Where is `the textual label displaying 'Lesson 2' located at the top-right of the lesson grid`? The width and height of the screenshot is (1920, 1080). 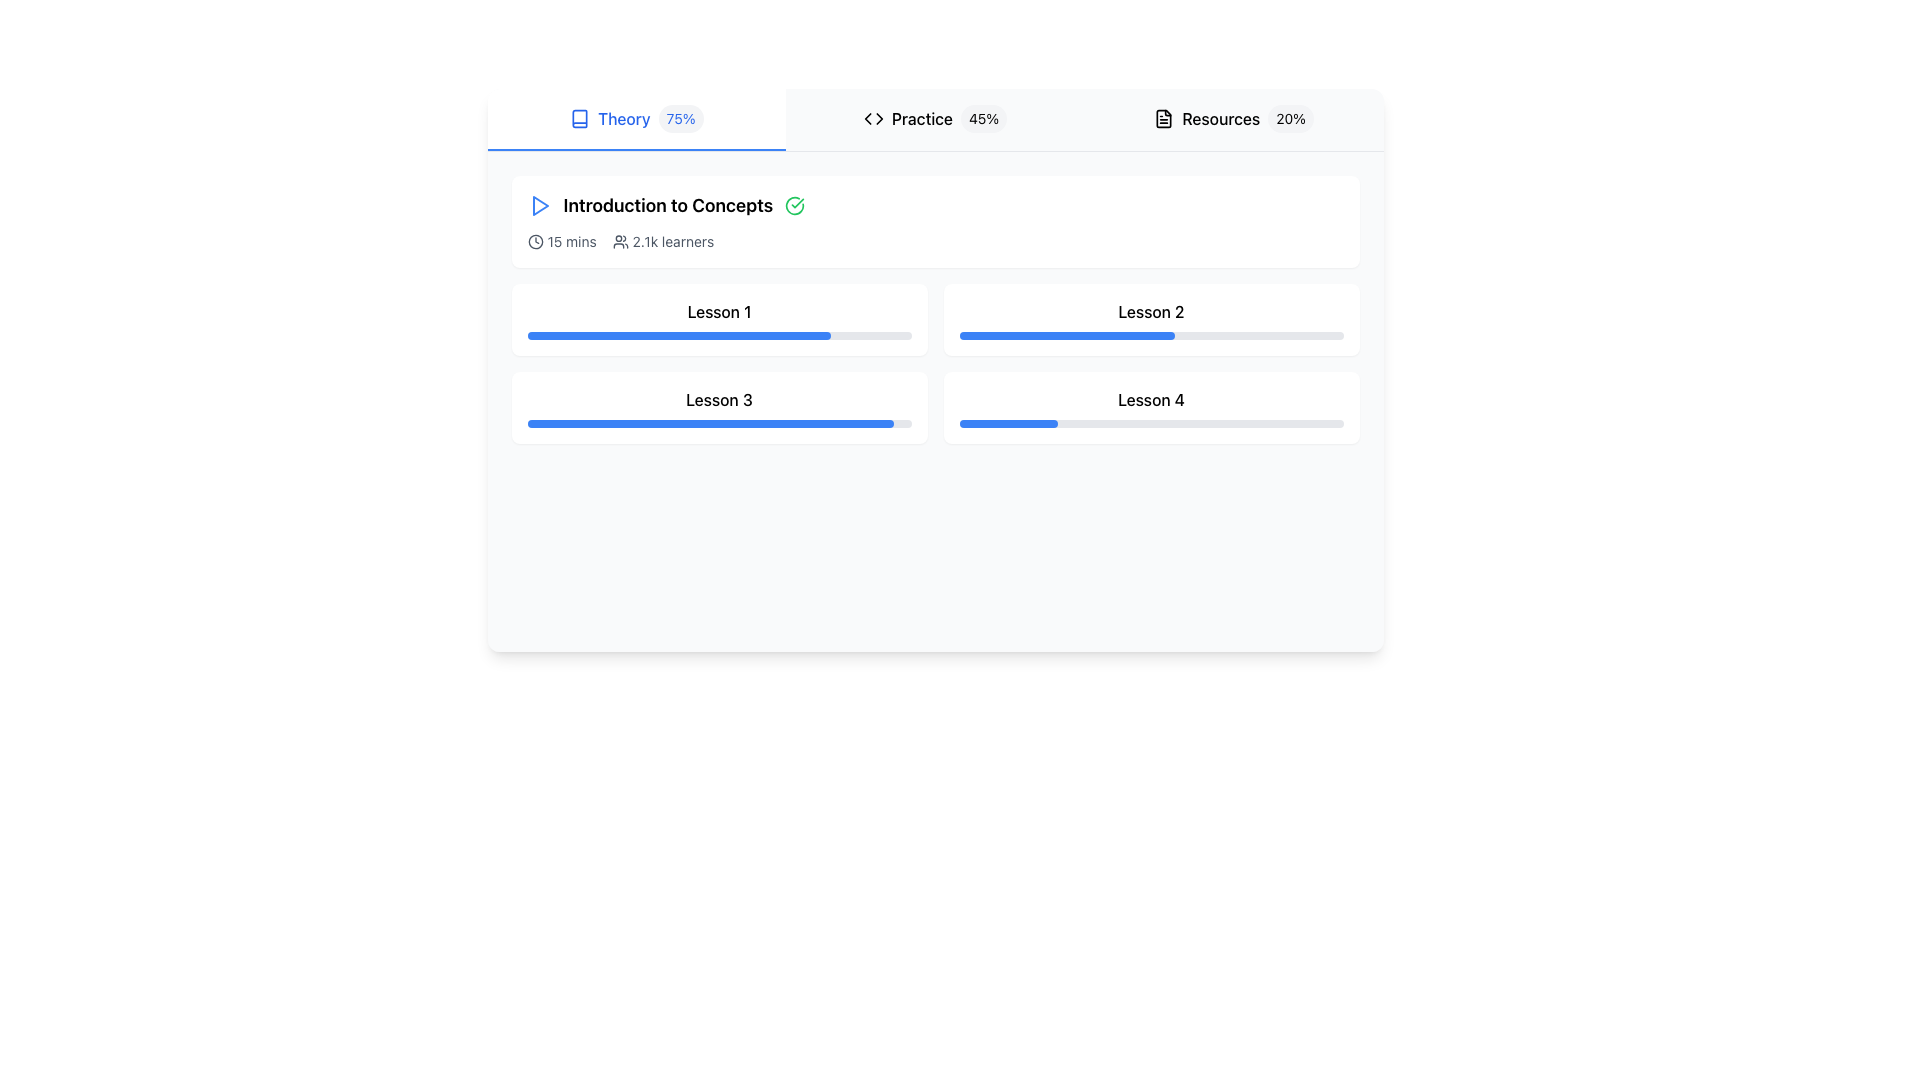 the textual label displaying 'Lesson 2' located at the top-right of the lesson grid is located at coordinates (1151, 312).